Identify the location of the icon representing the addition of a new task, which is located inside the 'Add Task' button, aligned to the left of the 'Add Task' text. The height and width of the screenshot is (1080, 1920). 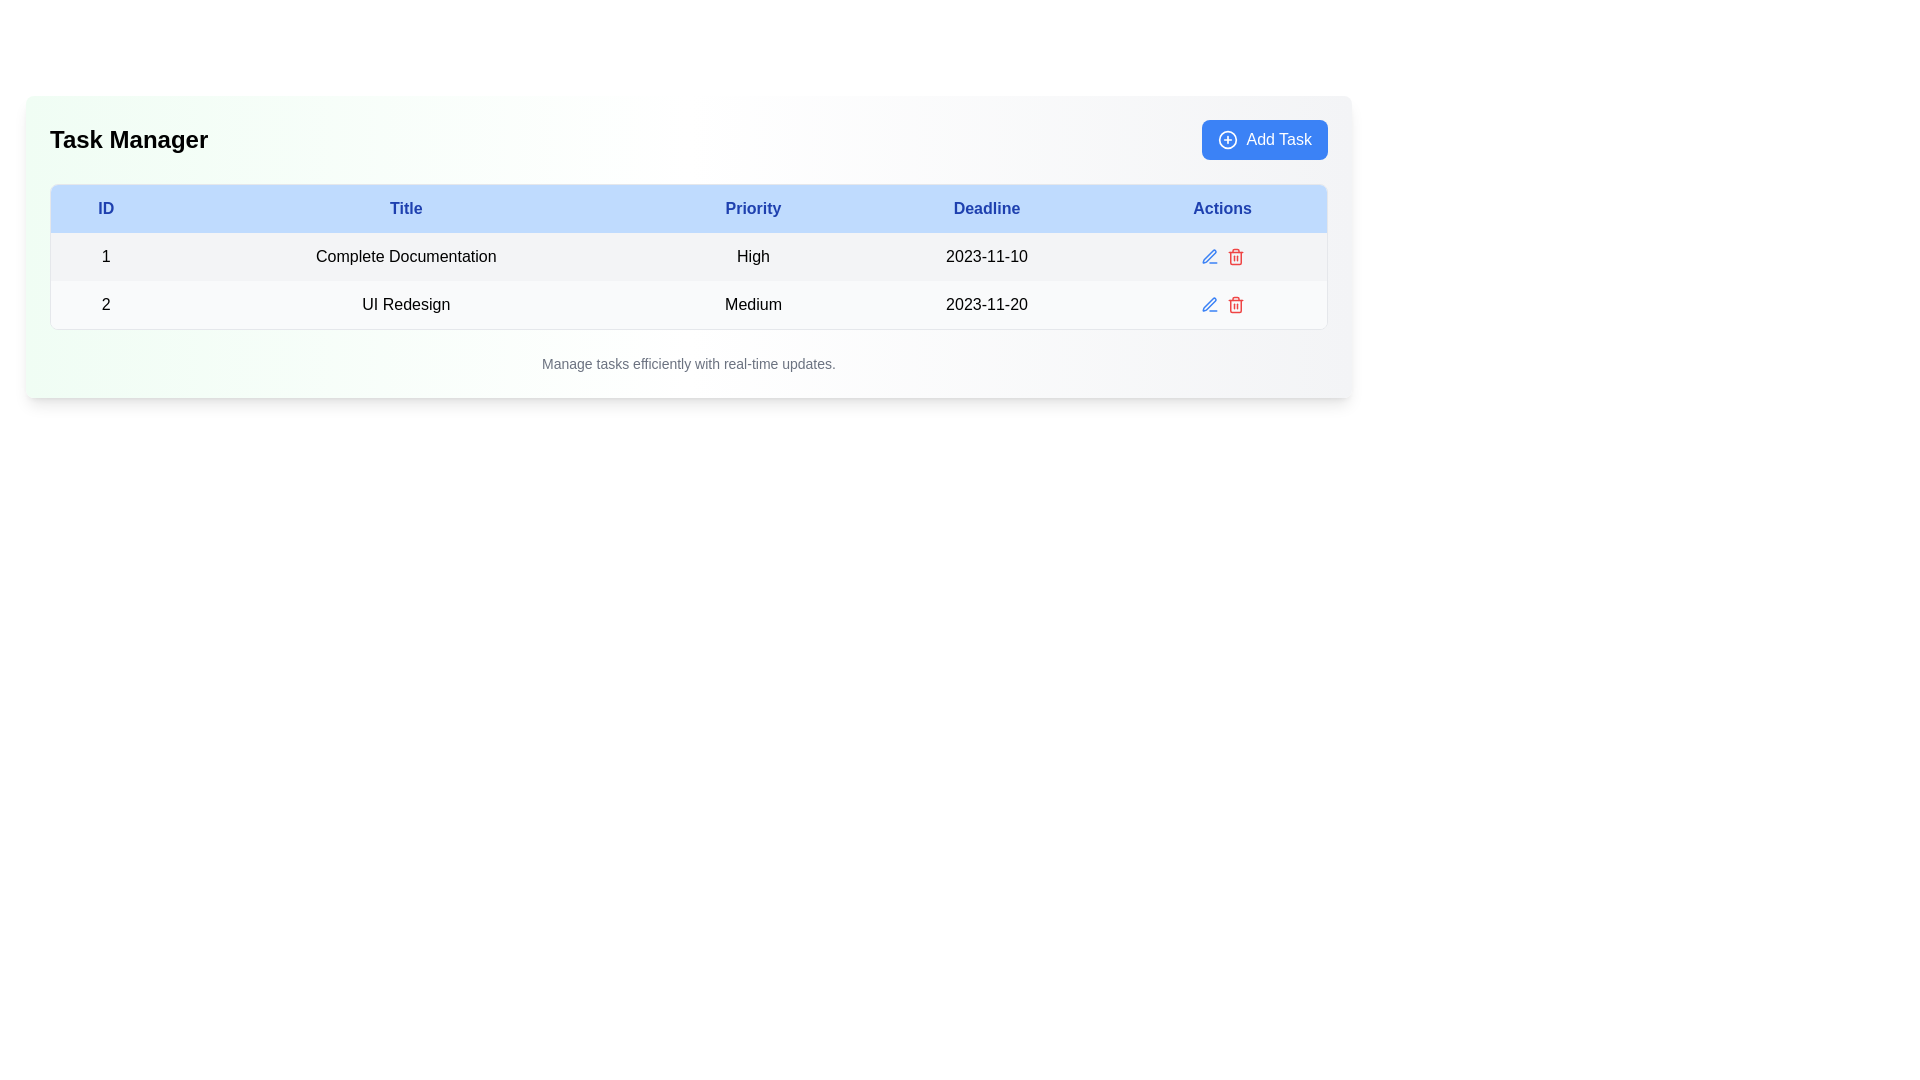
(1227, 138).